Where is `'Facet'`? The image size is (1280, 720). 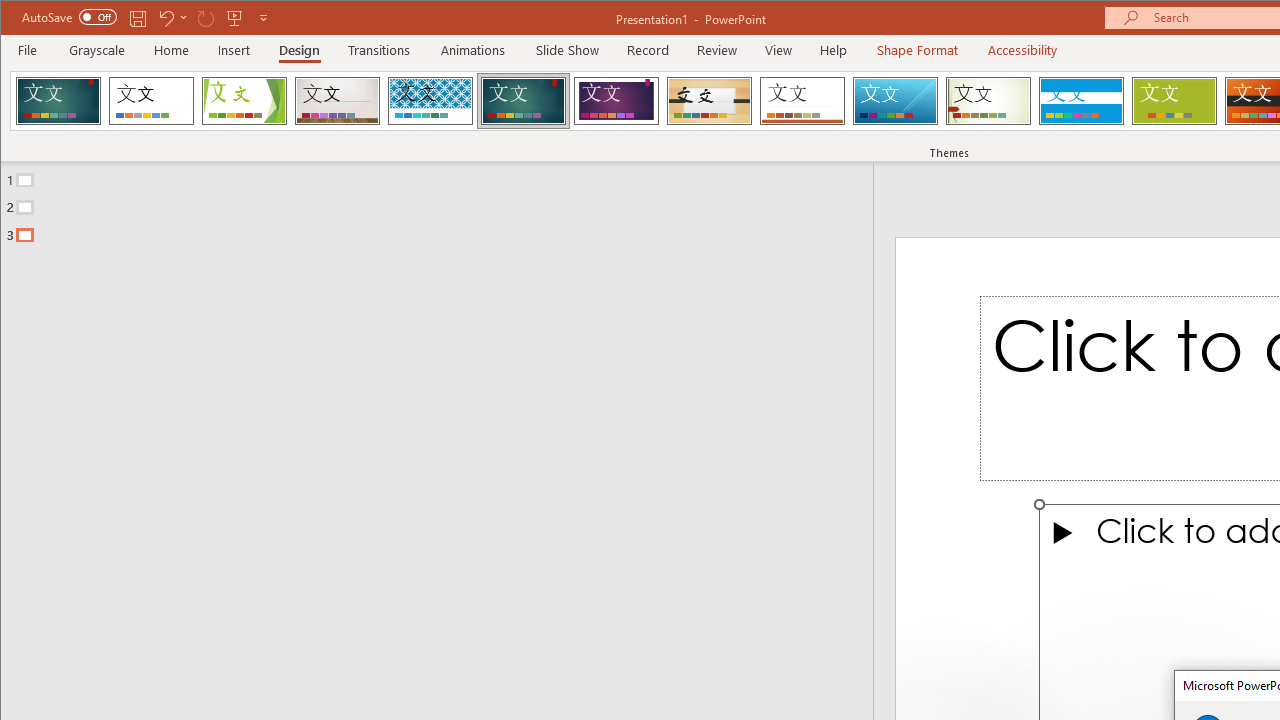
'Facet' is located at coordinates (243, 100).